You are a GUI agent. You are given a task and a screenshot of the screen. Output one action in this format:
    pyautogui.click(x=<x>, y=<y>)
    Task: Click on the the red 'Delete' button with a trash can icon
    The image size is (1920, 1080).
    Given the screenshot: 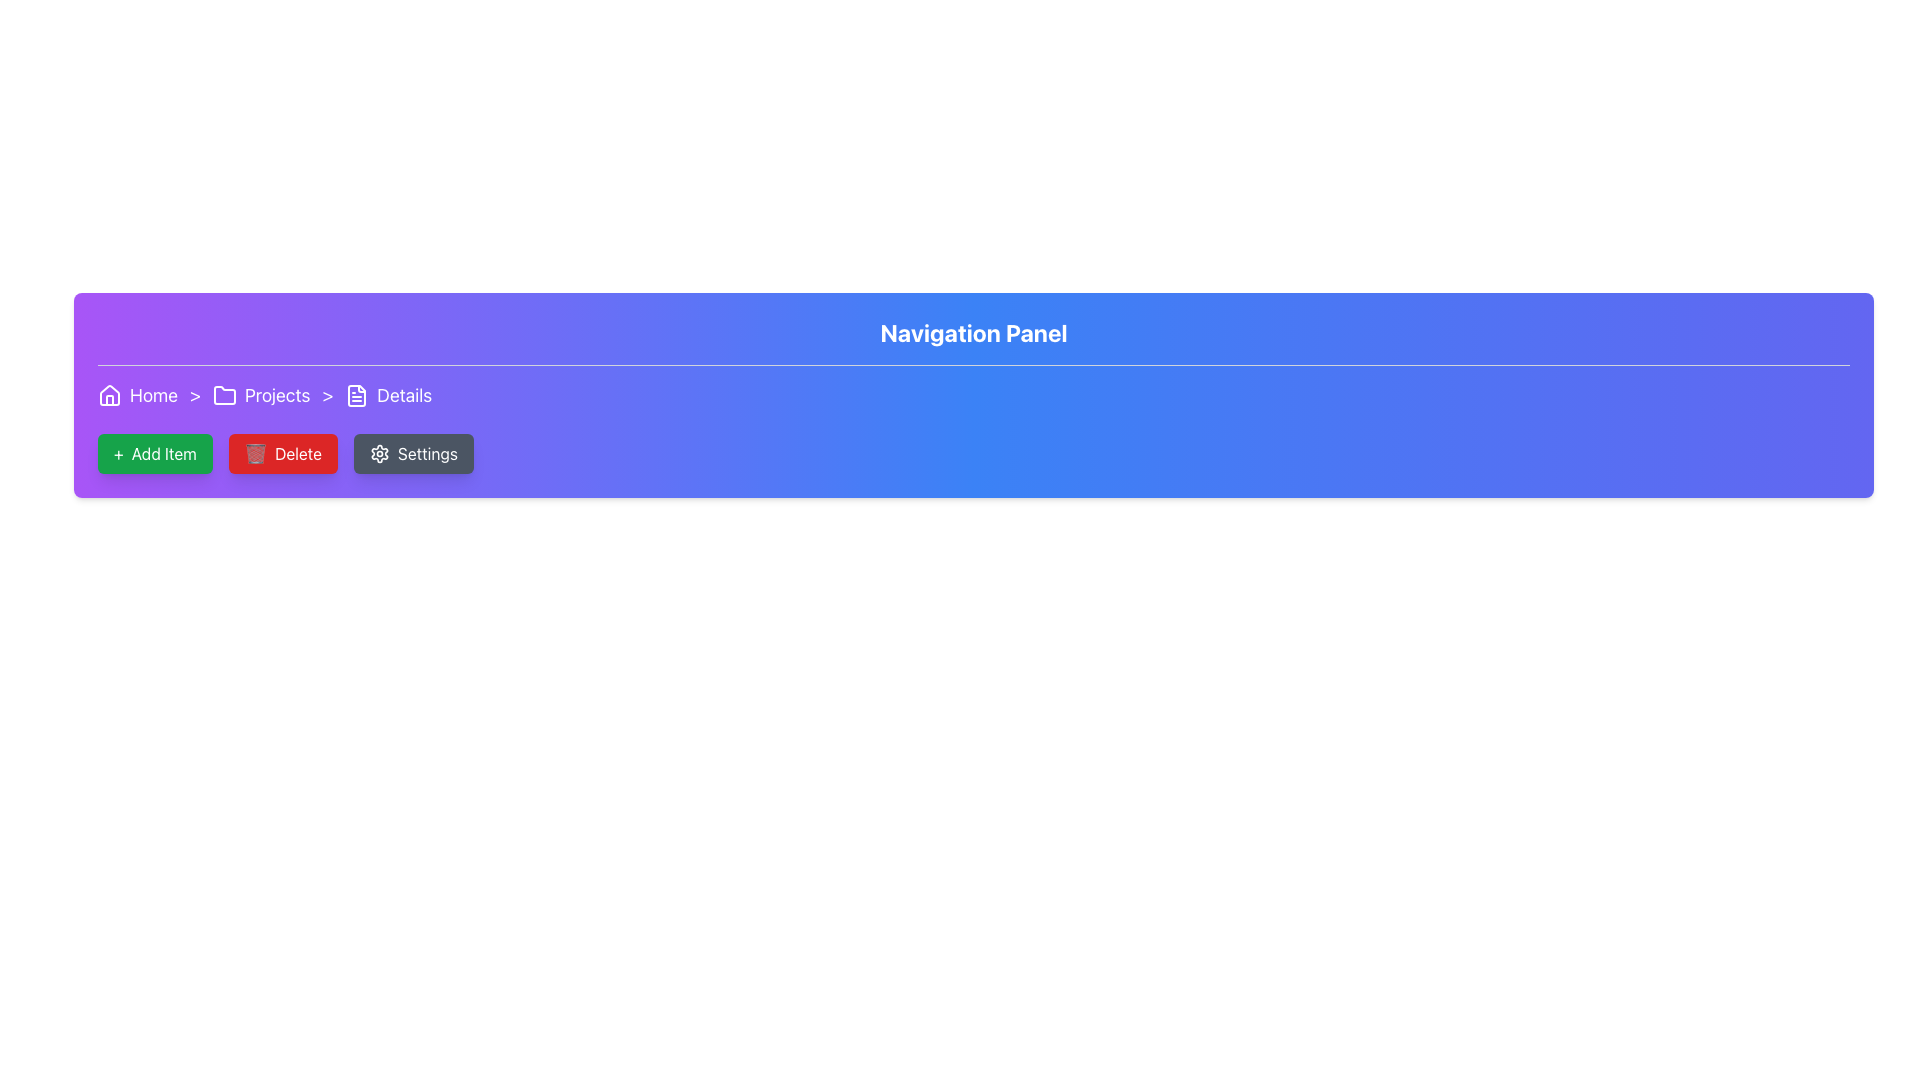 What is the action you would take?
    pyautogui.click(x=282, y=454)
    